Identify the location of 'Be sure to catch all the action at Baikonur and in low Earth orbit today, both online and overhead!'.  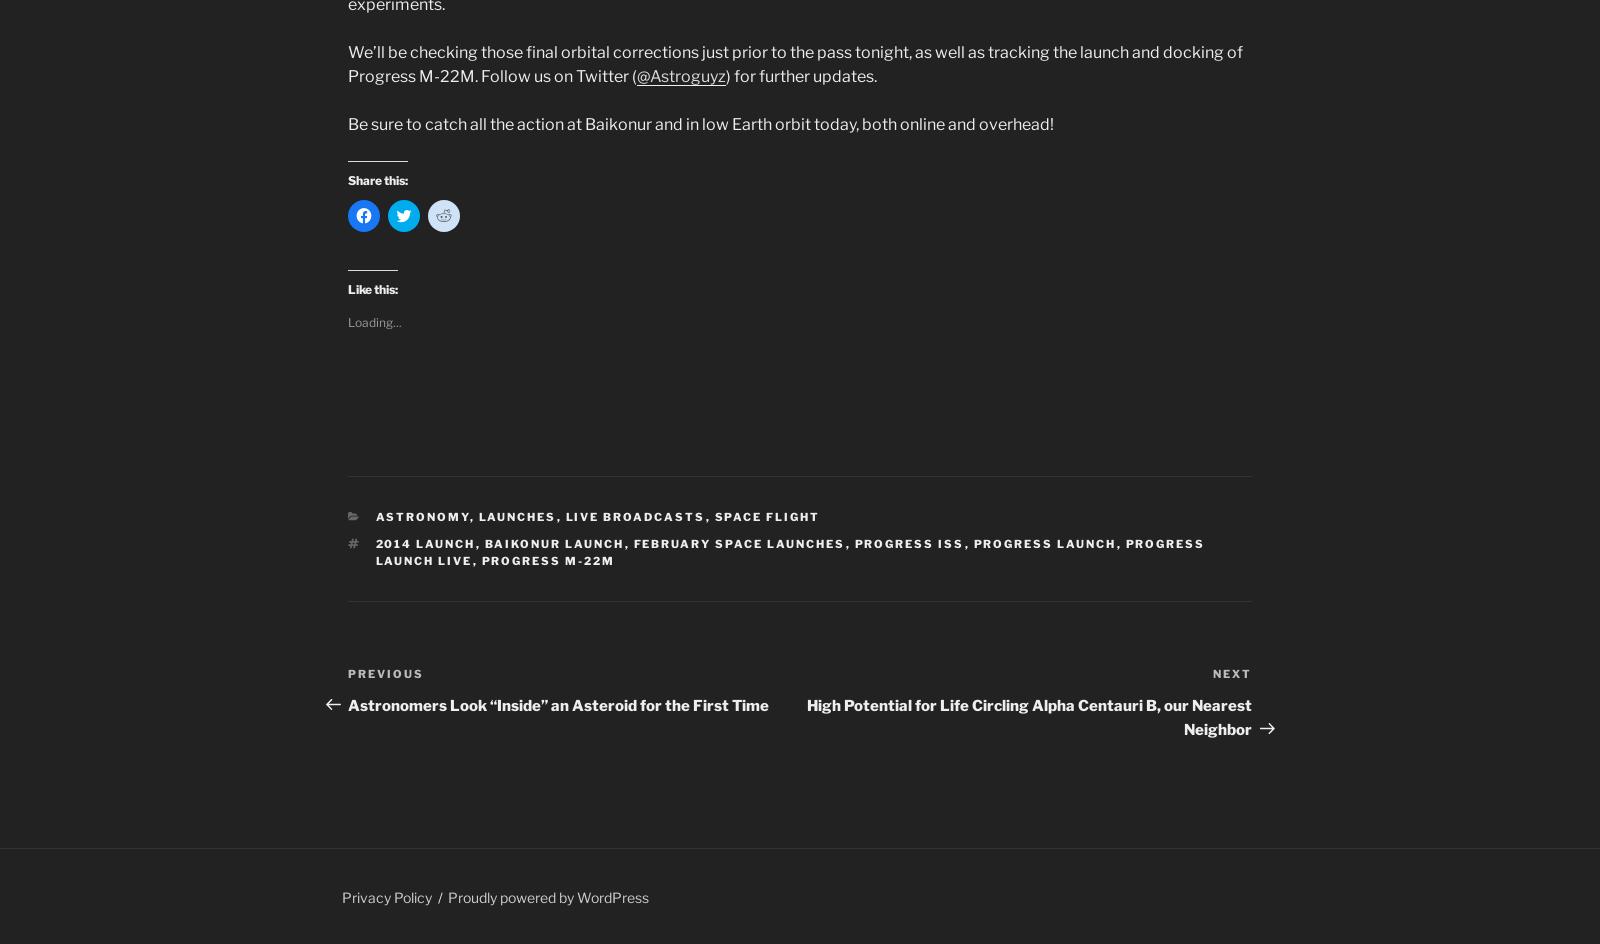
(700, 123).